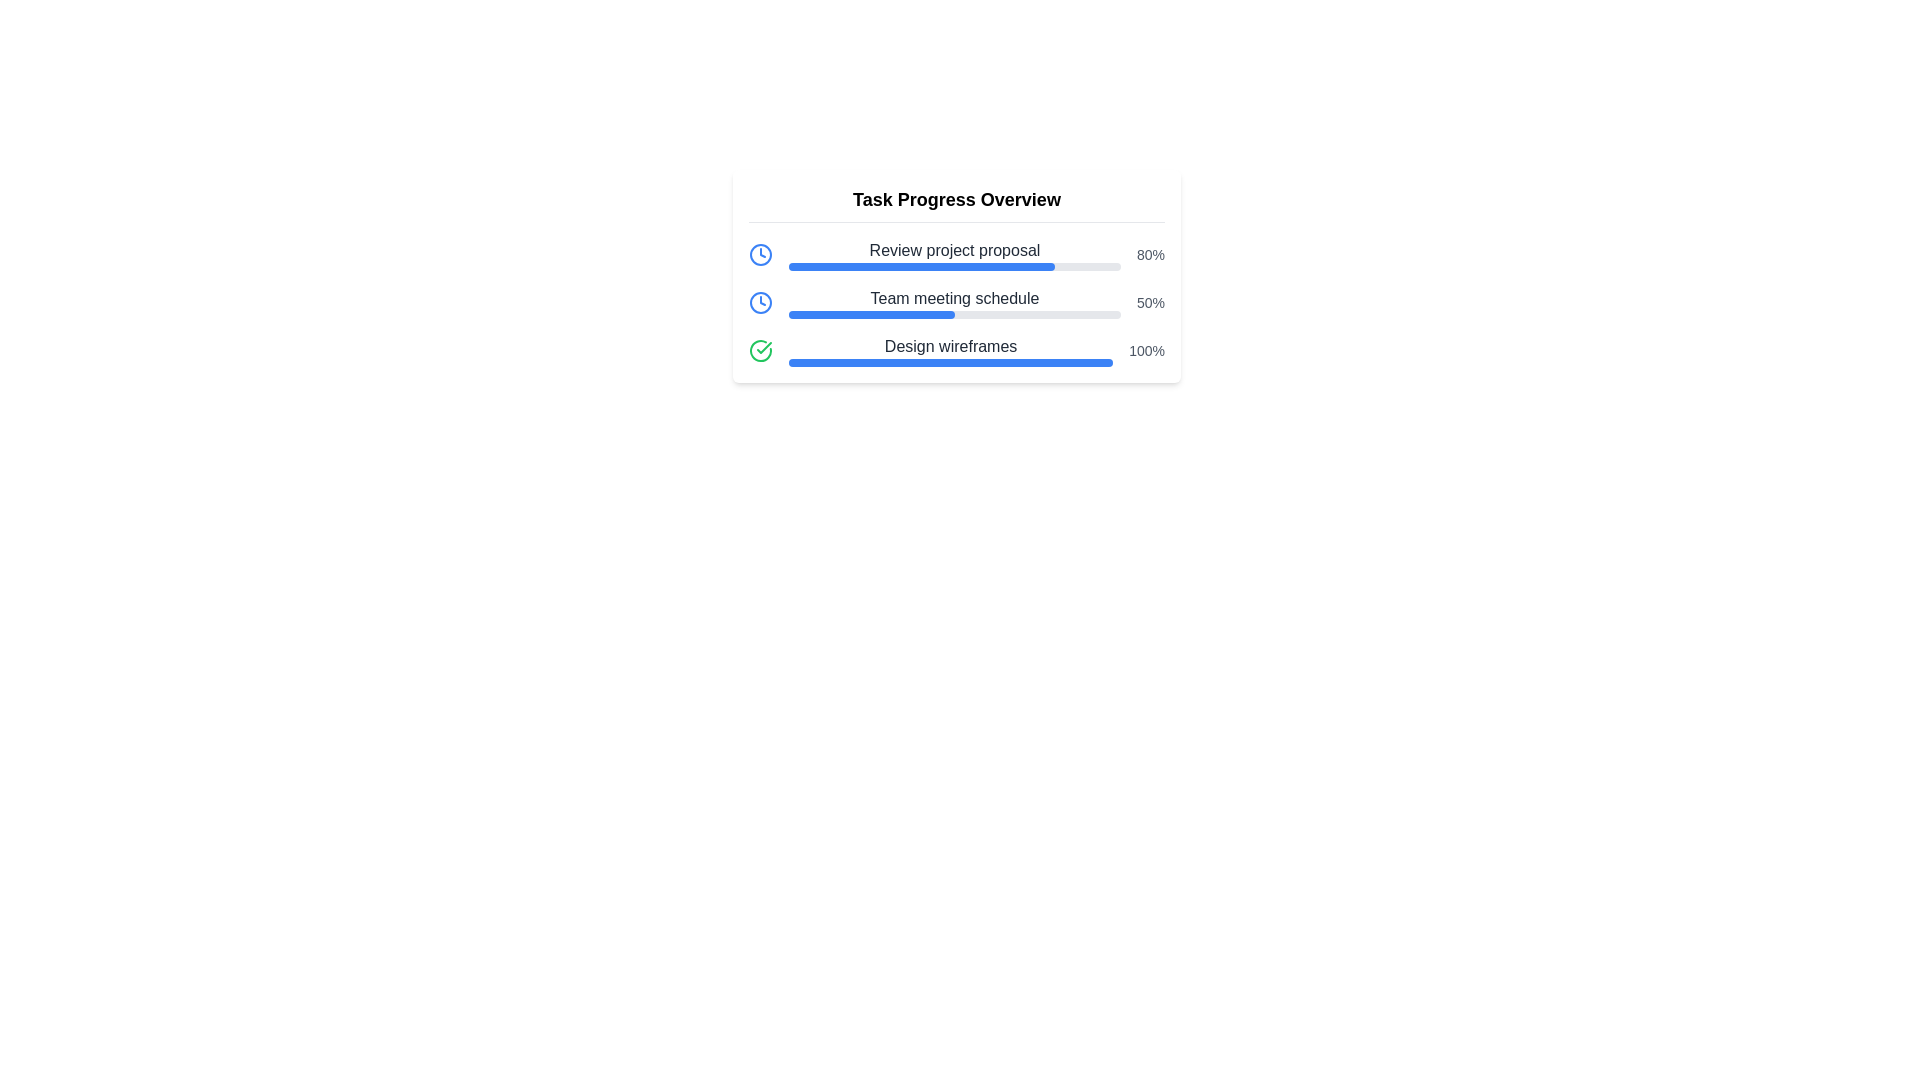  What do you see at coordinates (760, 303) in the screenshot?
I see `the SVG circle element that represents a clock icon, located at the leftmost part of the first line of the task list` at bounding box center [760, 303].